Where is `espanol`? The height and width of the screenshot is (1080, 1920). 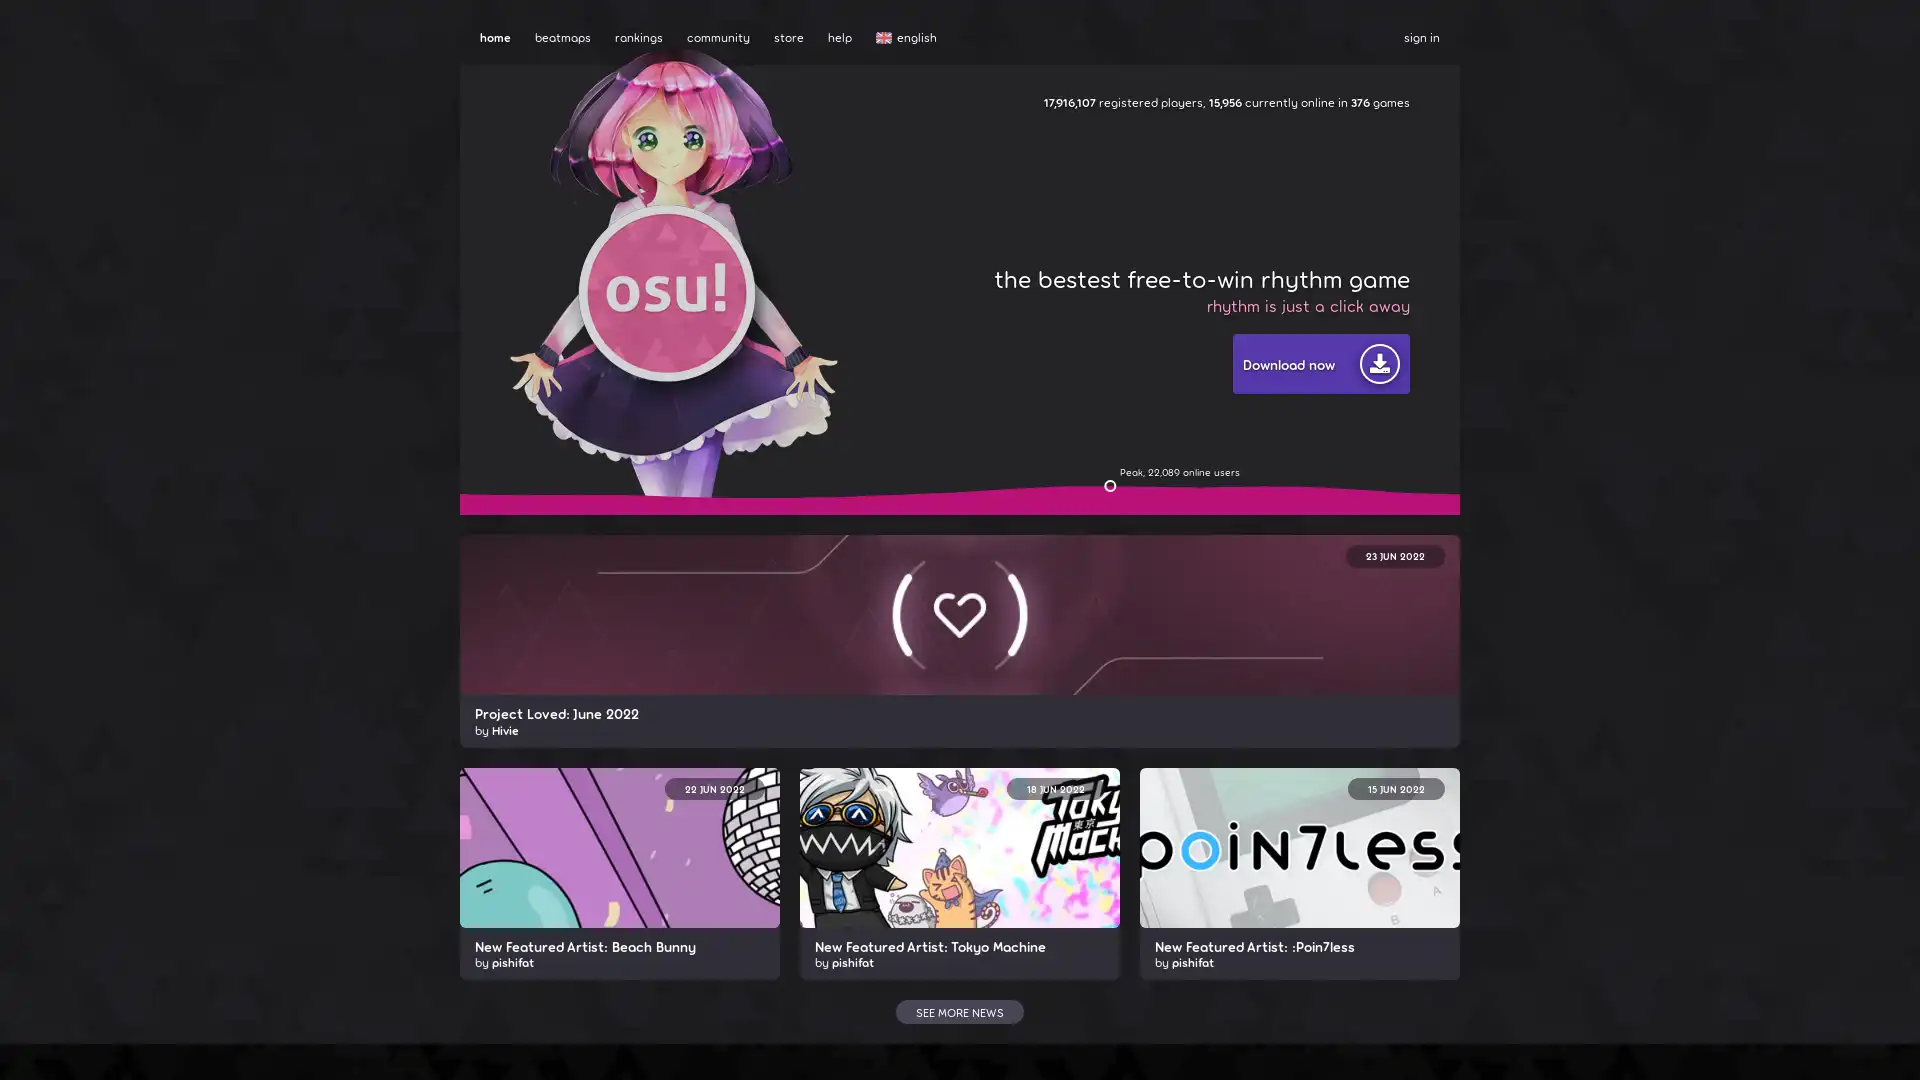
espanol is located at coordinates (935, 272).